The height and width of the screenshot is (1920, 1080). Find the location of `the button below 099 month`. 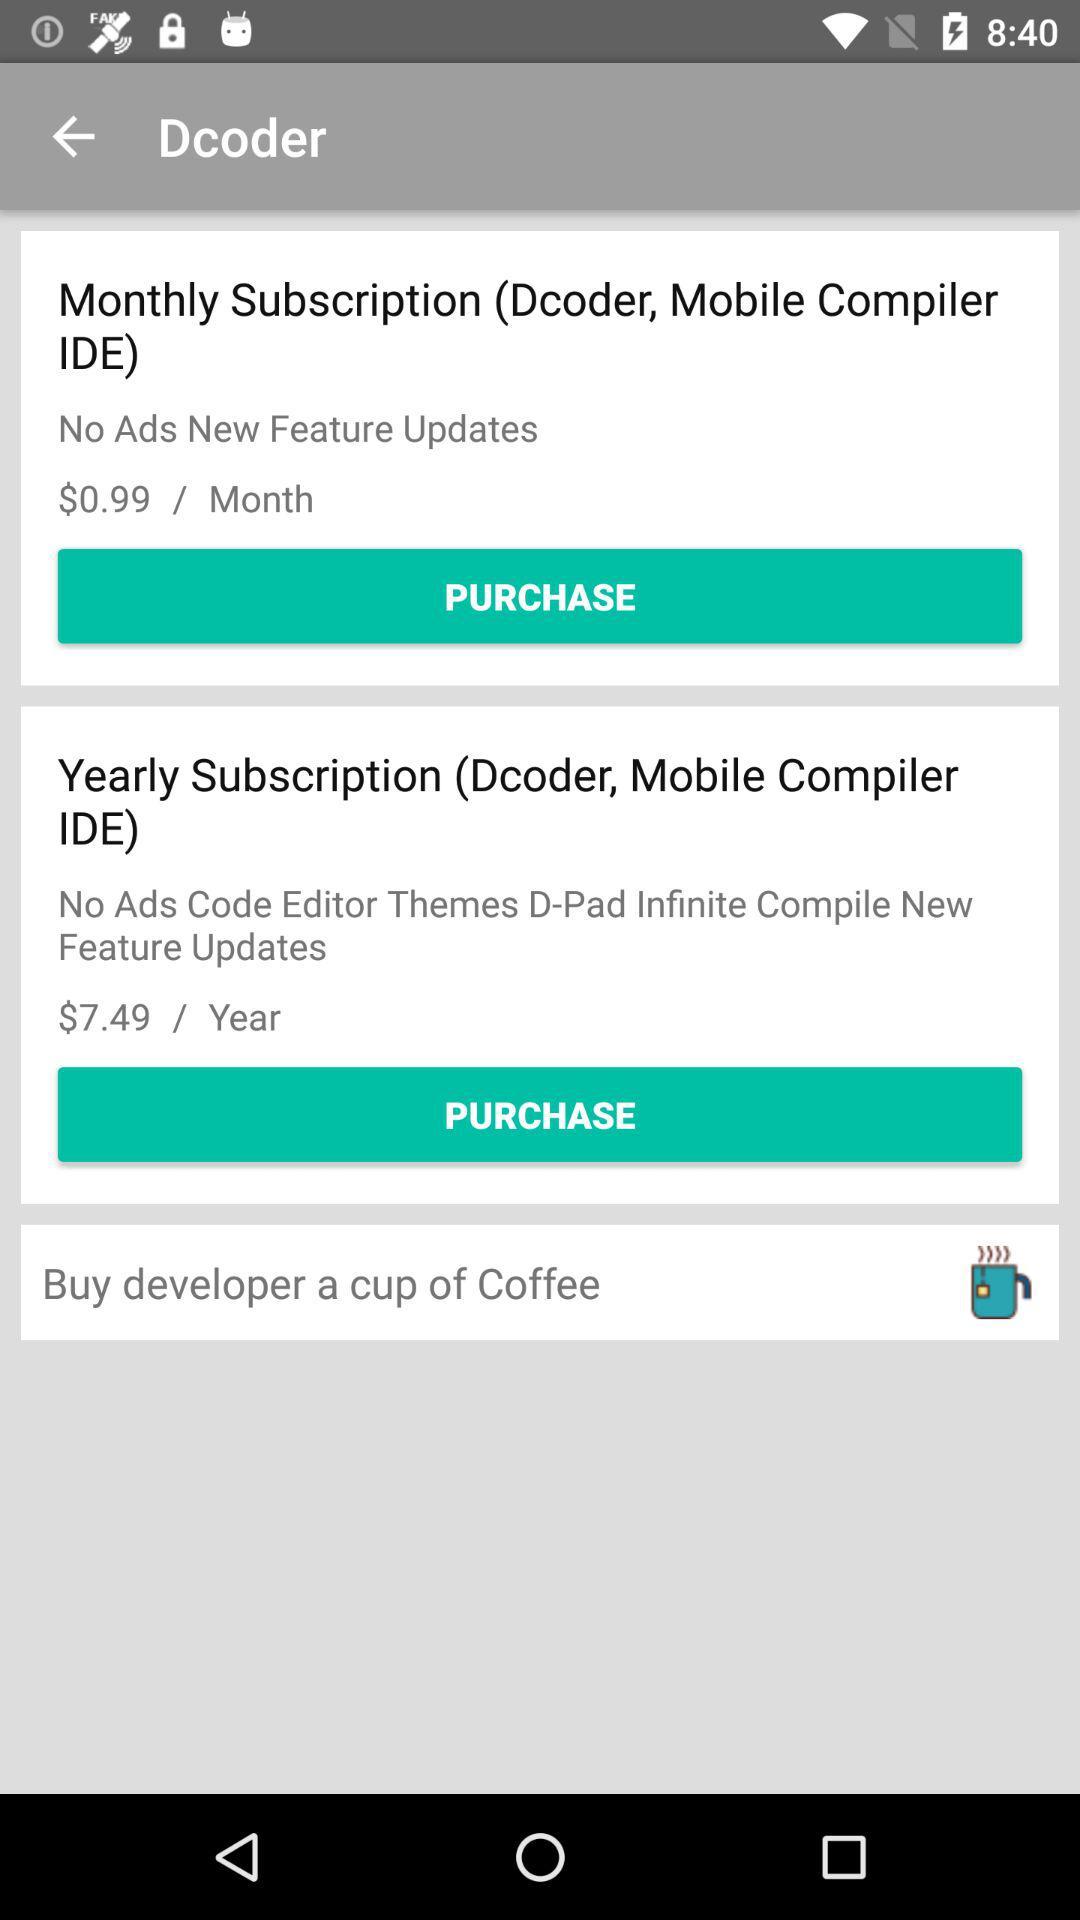

the button below 099 month is located at coordinates (540, 594).